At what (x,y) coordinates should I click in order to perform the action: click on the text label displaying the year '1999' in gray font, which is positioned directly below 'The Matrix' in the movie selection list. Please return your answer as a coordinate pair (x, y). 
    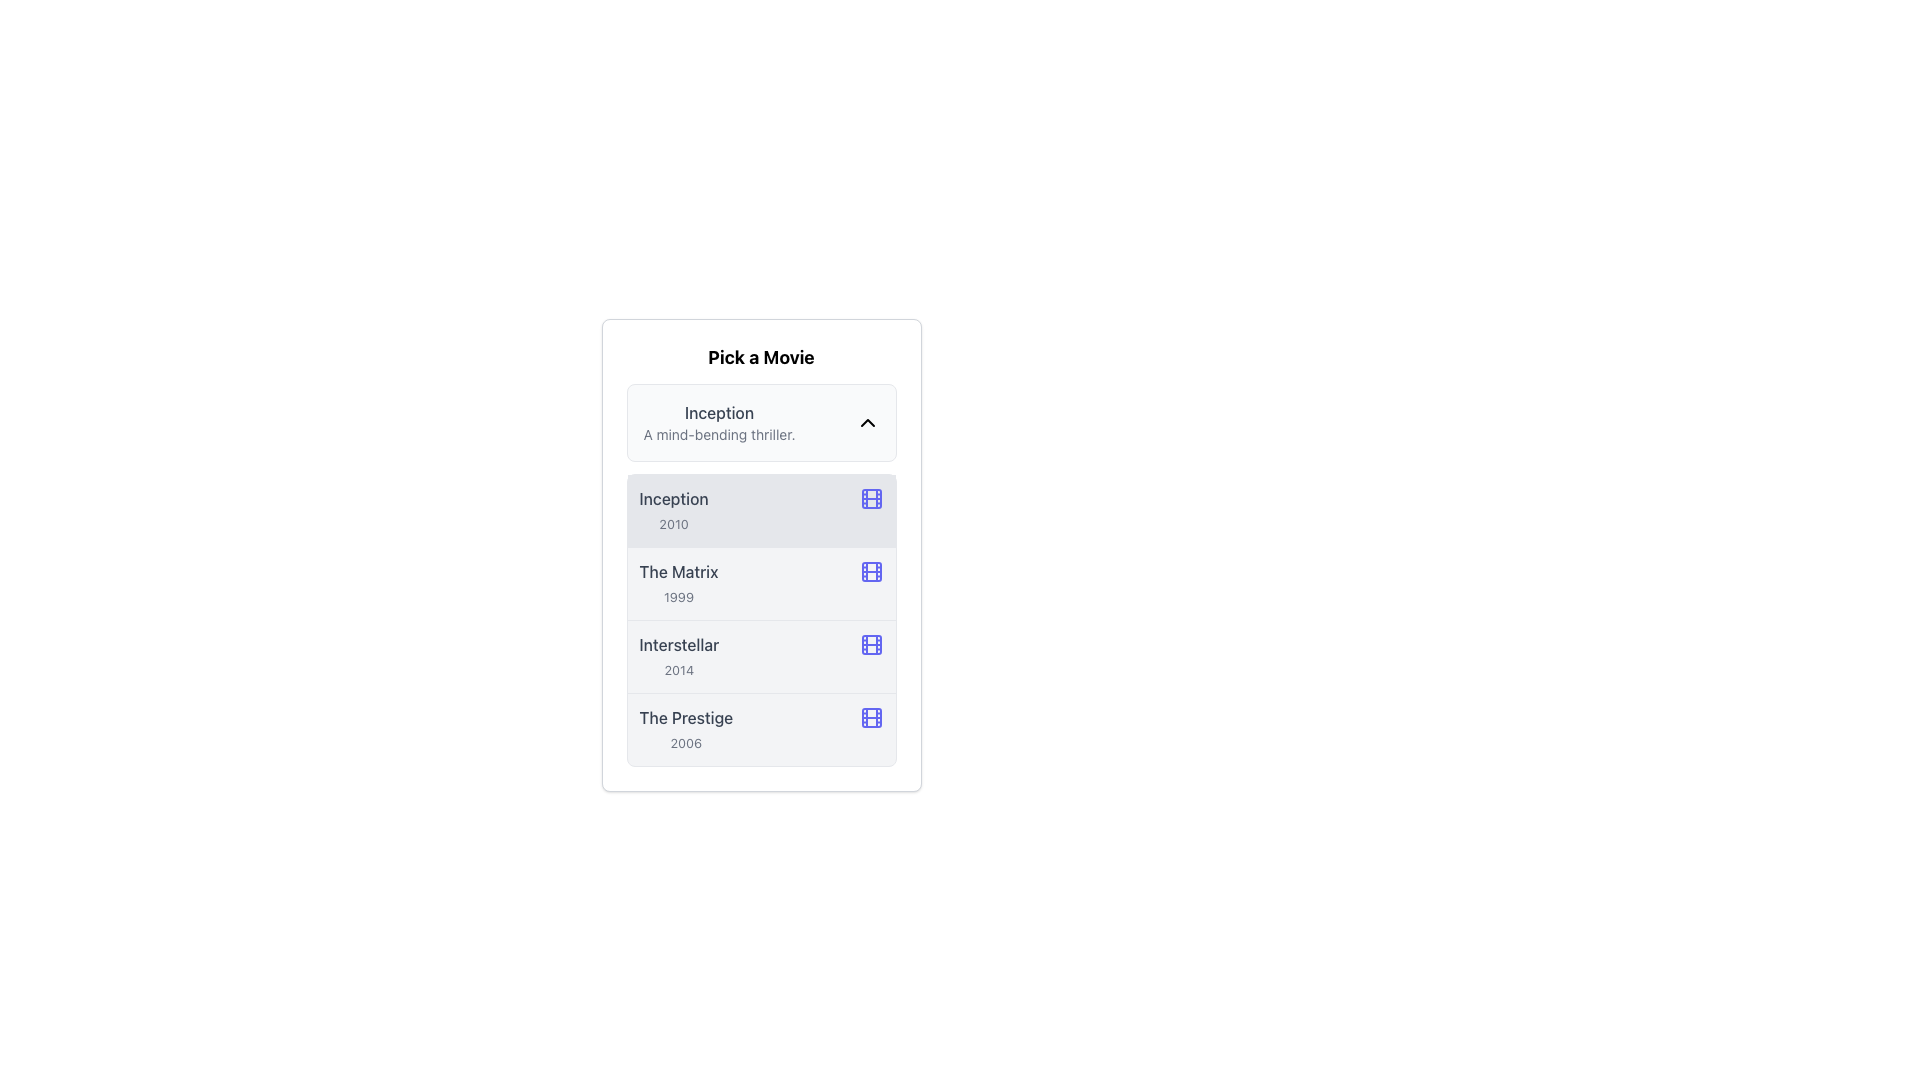
    Looking at the image, I should click on (678, 596).